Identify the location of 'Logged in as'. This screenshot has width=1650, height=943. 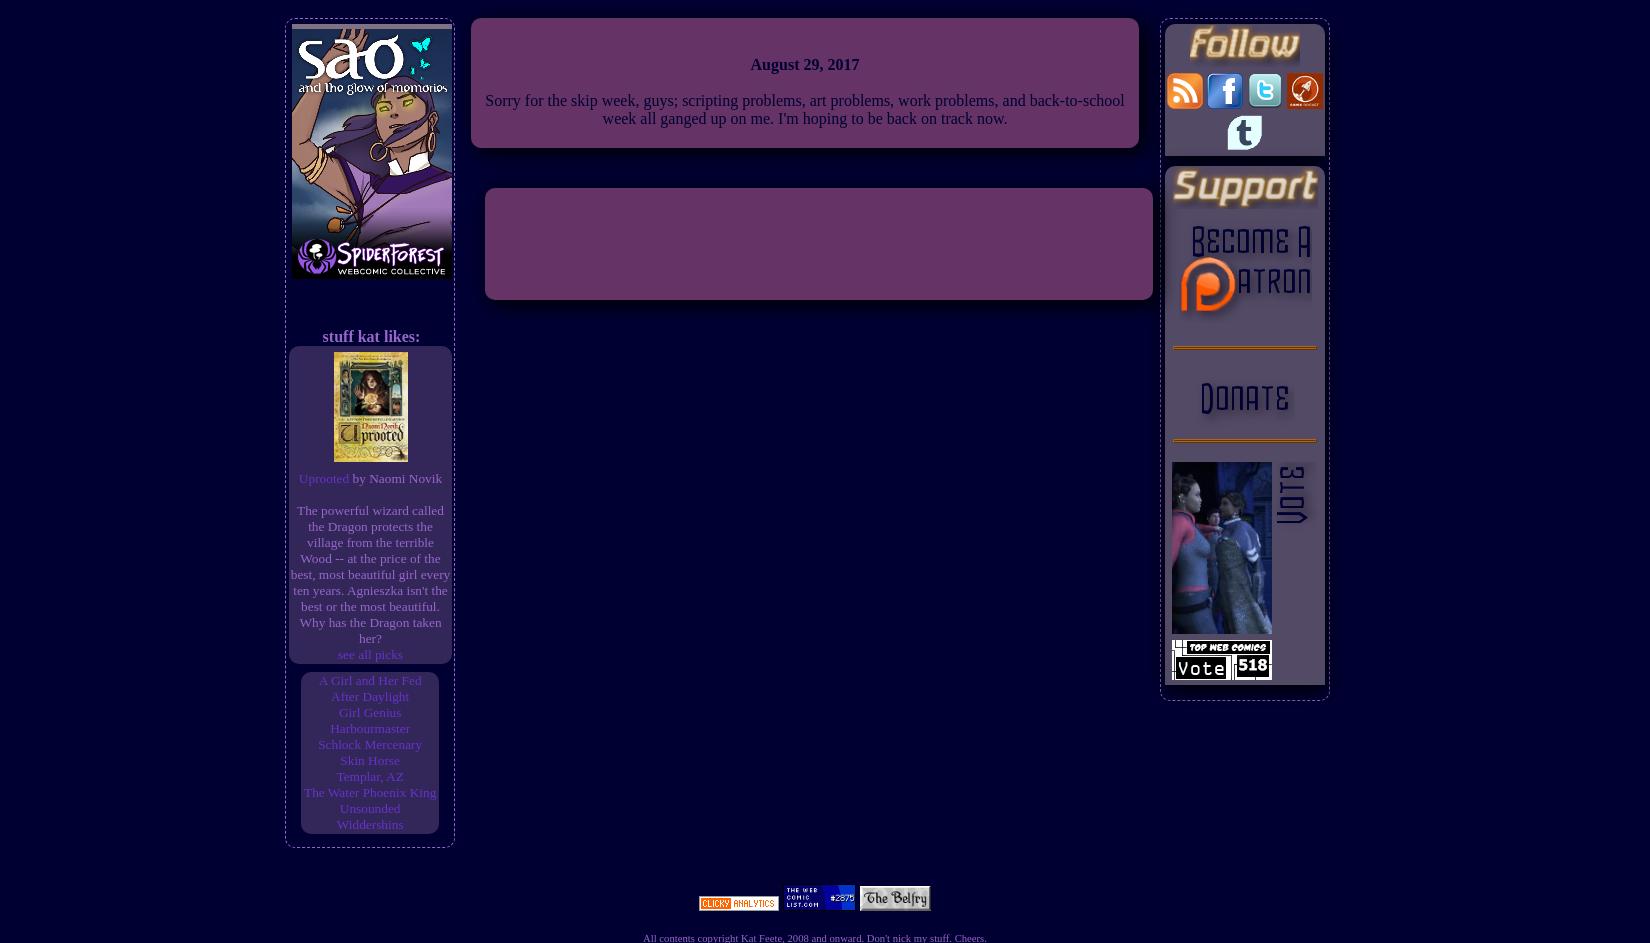
(817, 812).